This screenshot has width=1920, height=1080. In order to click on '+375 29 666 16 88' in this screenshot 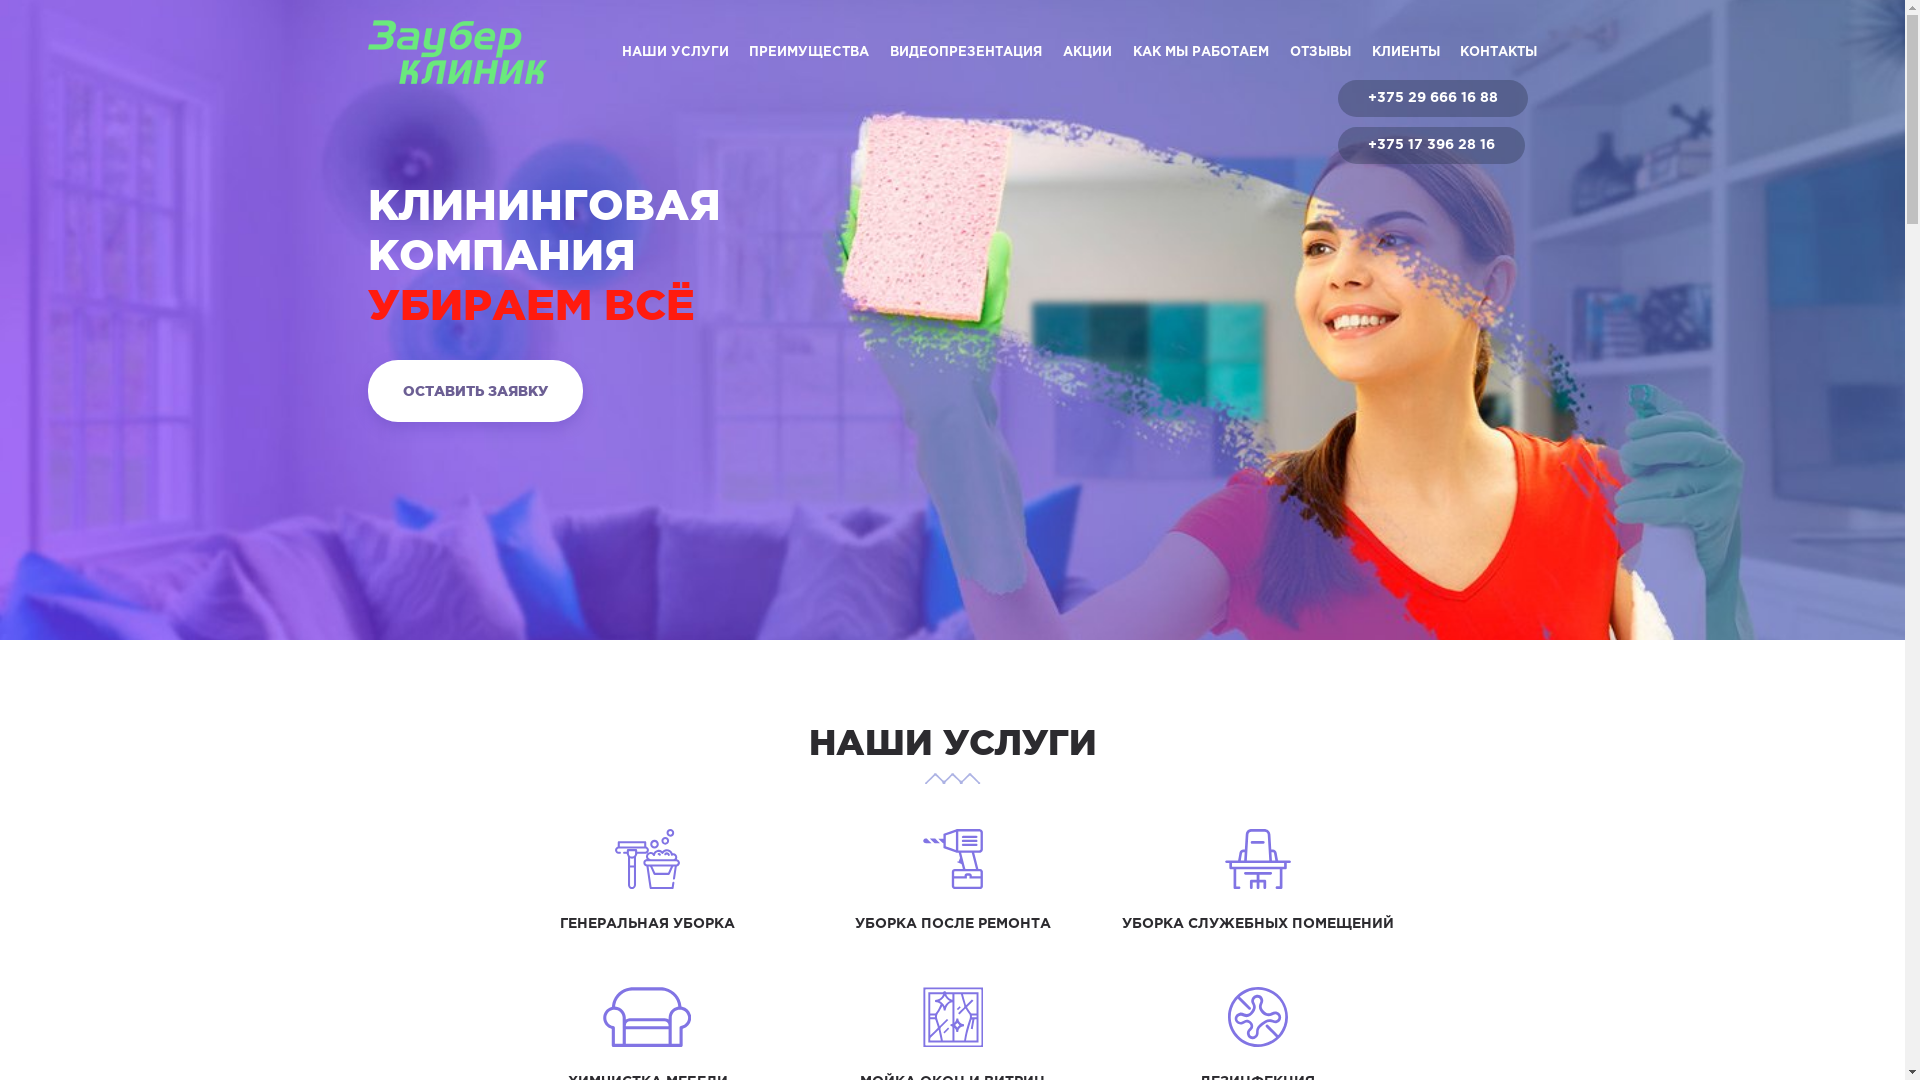, I will do `click(1432, 97)`.